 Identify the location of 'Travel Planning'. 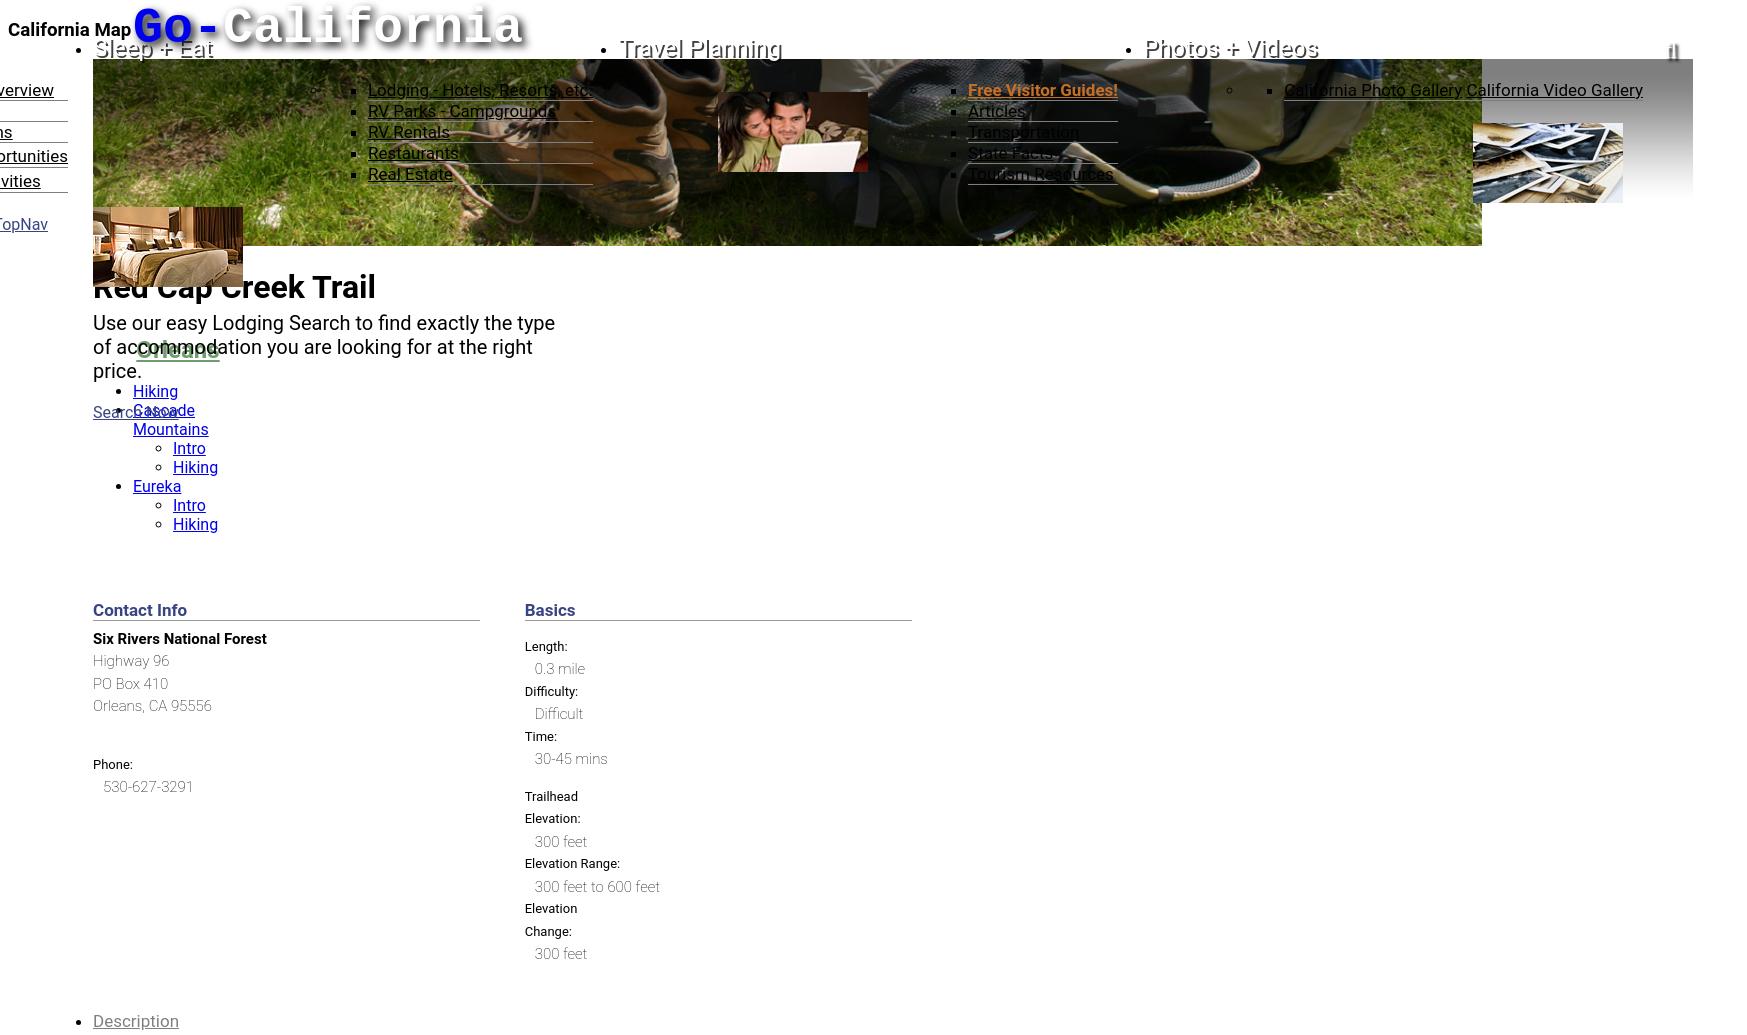
(617, 48).